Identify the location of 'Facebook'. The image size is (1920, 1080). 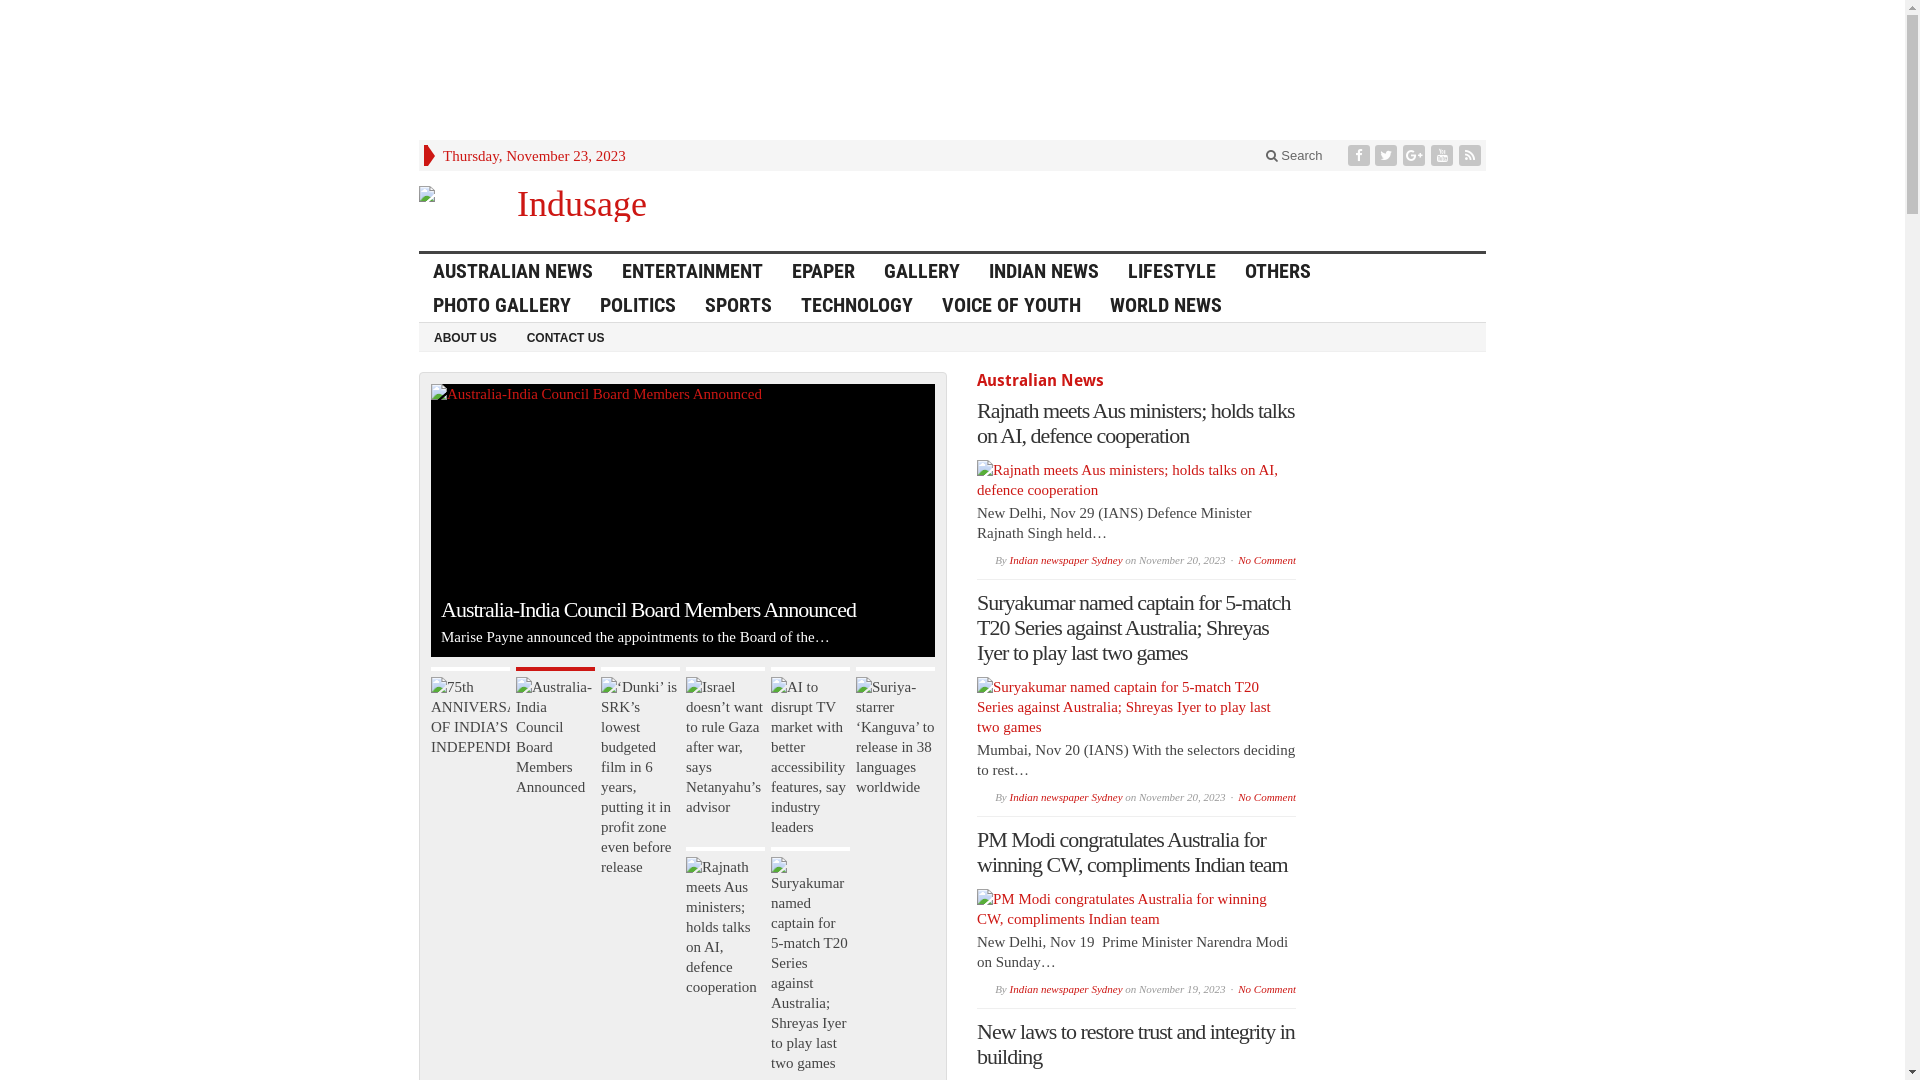
(1360, 154).